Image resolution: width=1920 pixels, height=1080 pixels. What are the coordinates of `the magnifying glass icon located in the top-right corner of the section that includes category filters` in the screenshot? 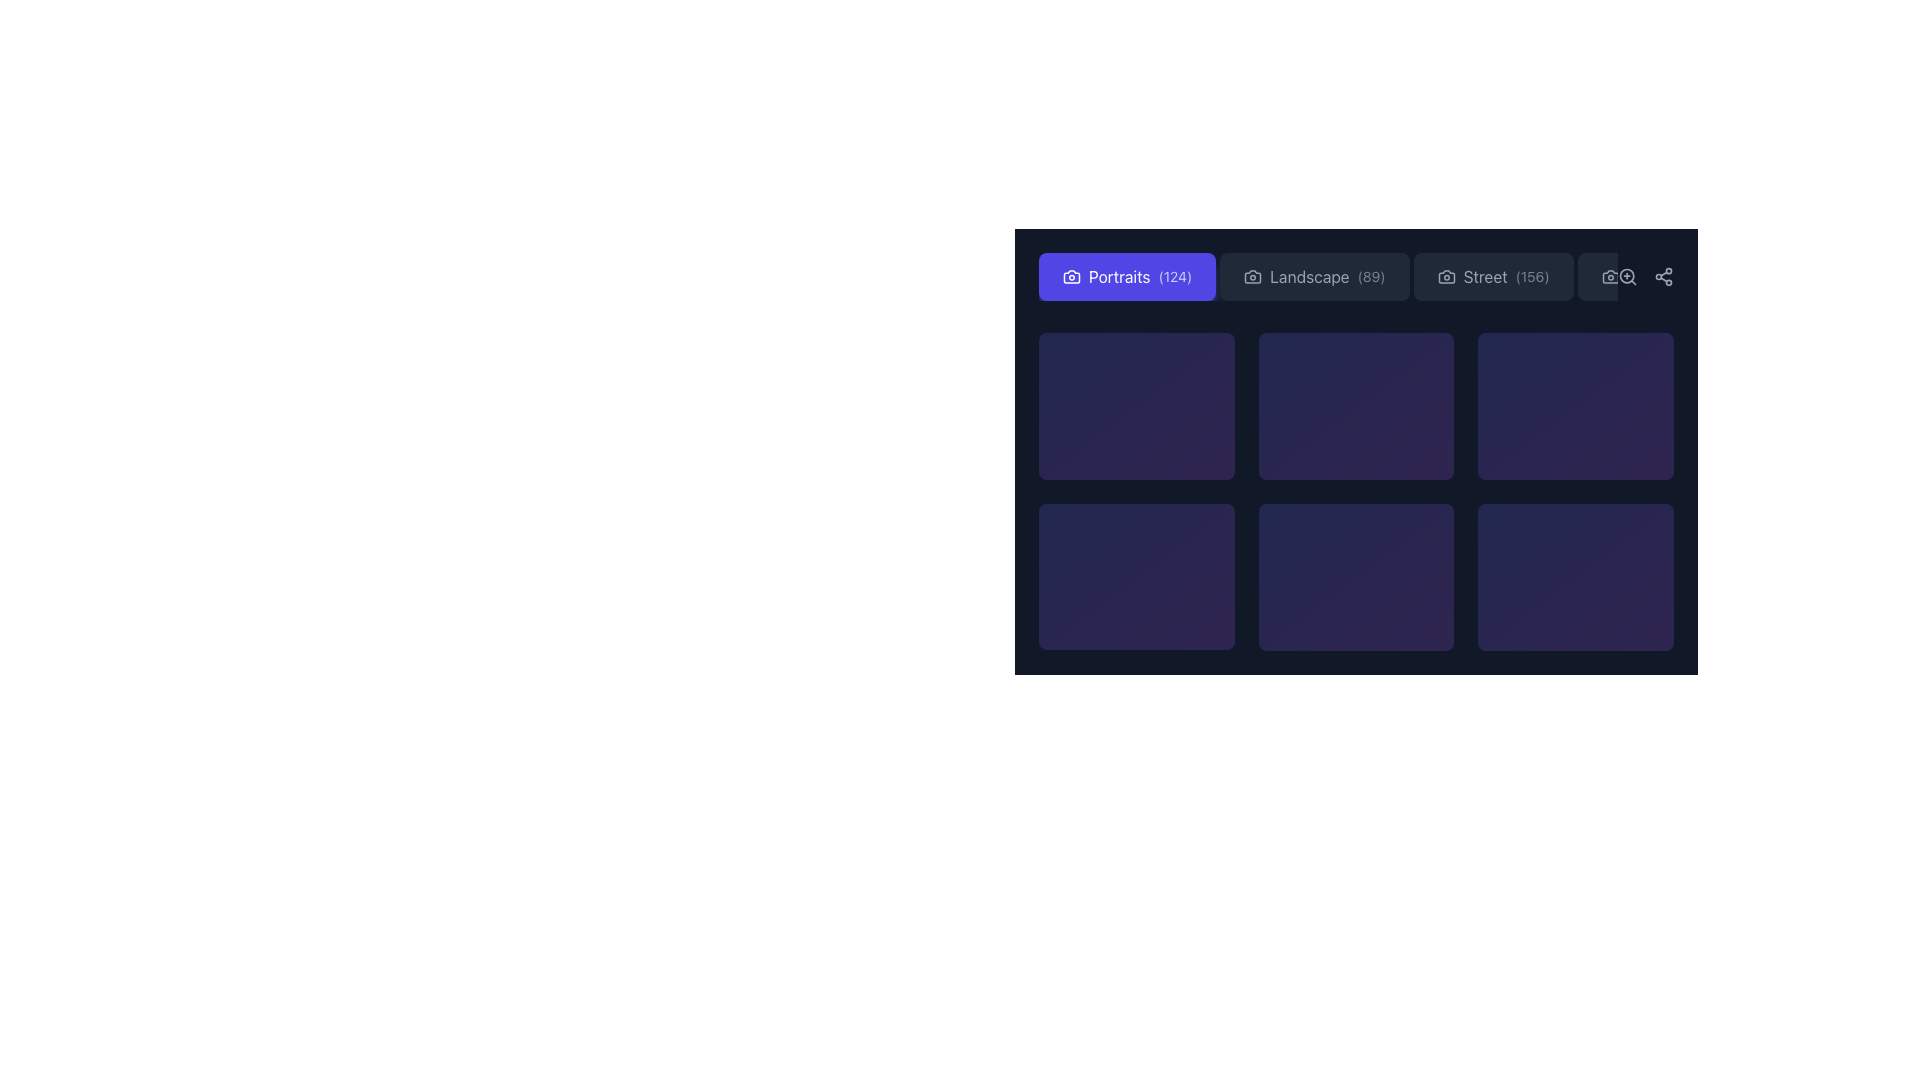 It's located at (1646, 277).